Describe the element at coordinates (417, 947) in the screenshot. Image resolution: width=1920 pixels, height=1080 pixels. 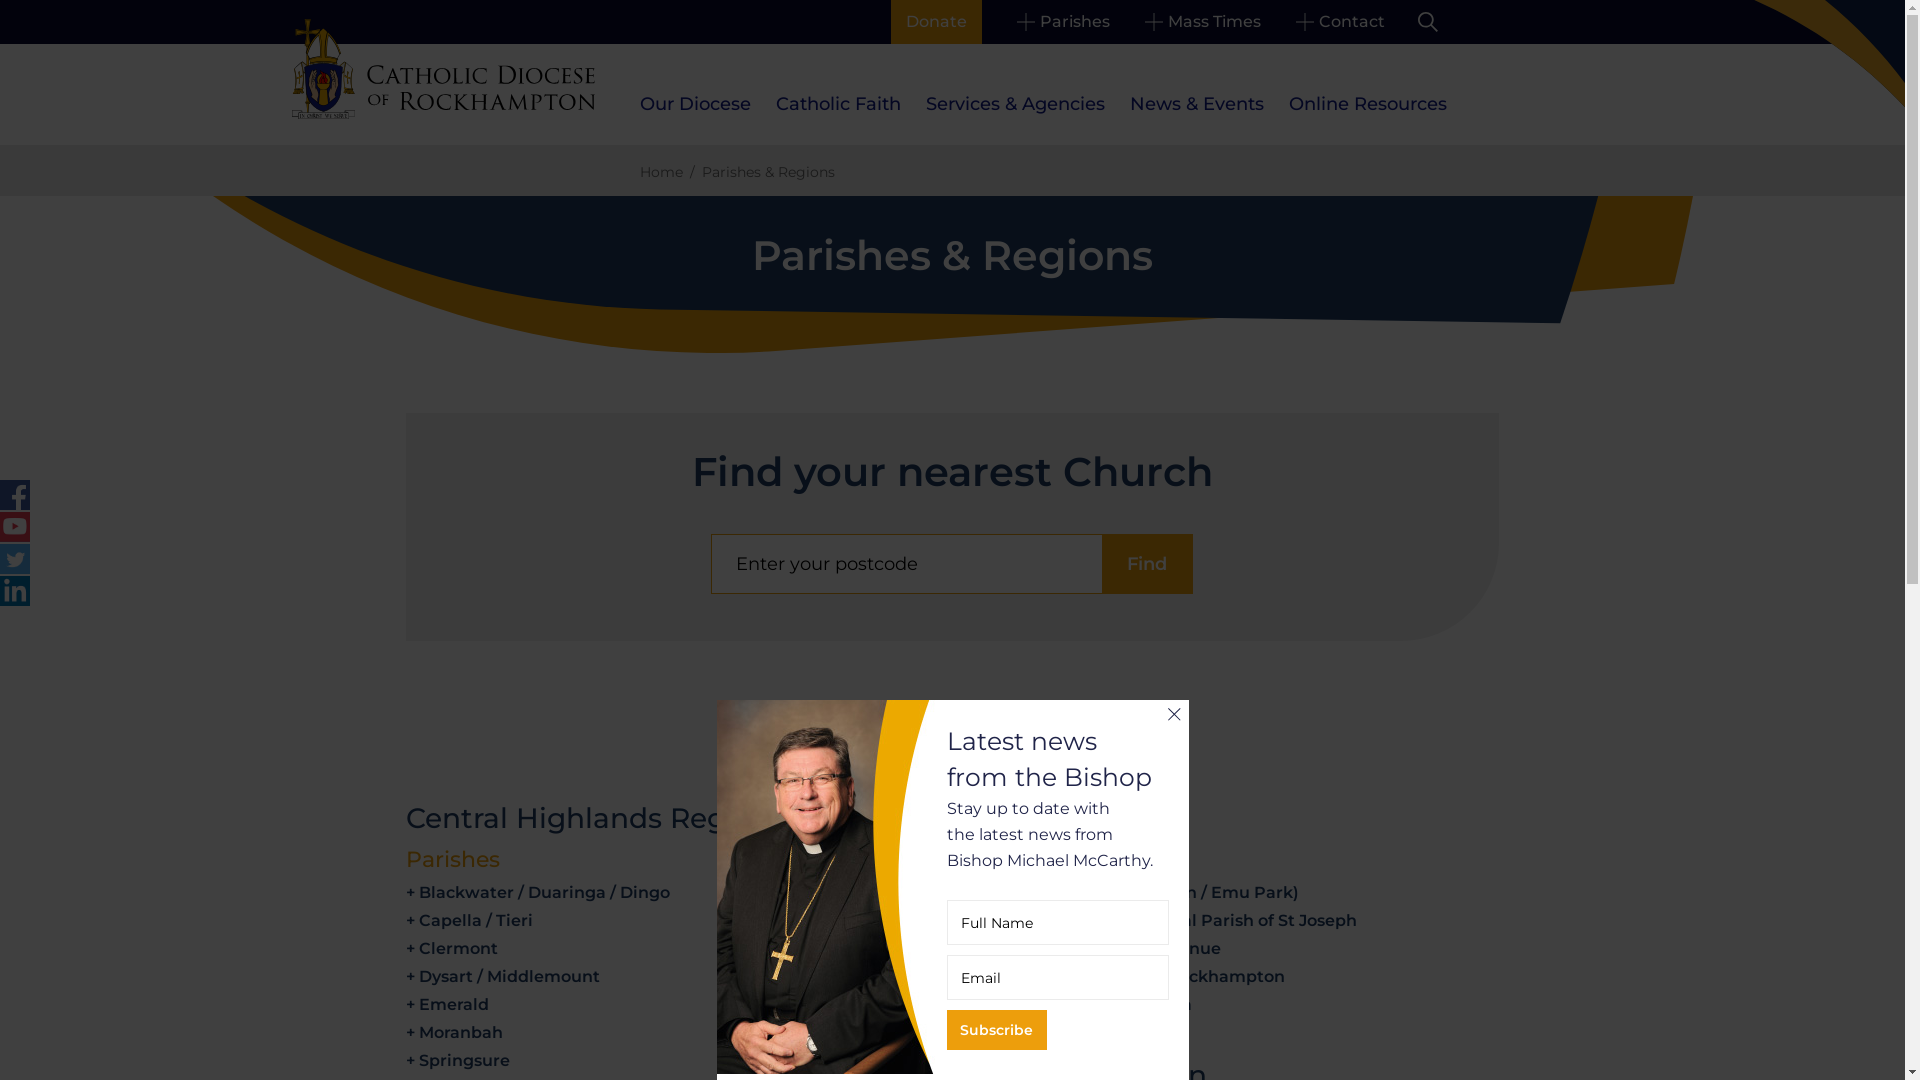
I see `'Clermont'` at that location.